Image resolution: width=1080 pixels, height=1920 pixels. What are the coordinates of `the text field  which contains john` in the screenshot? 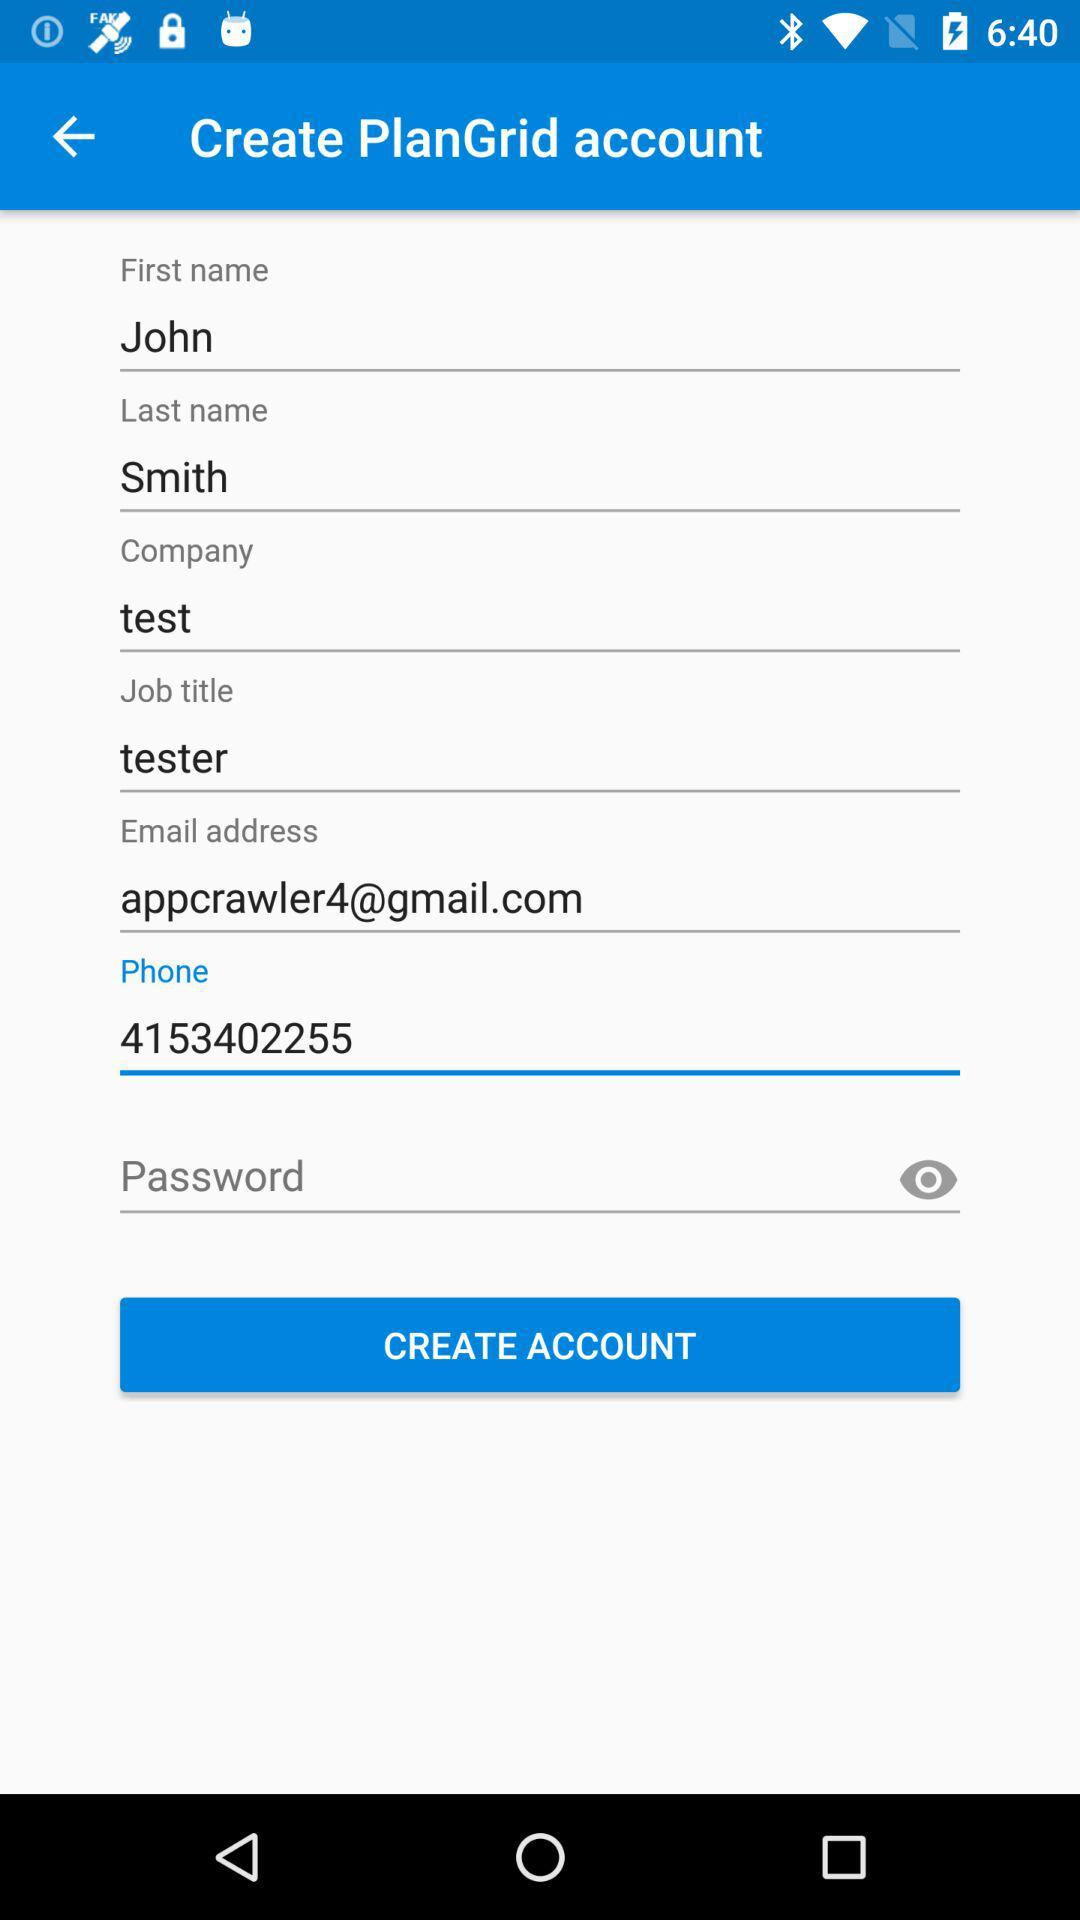 It's located at (540, 336).